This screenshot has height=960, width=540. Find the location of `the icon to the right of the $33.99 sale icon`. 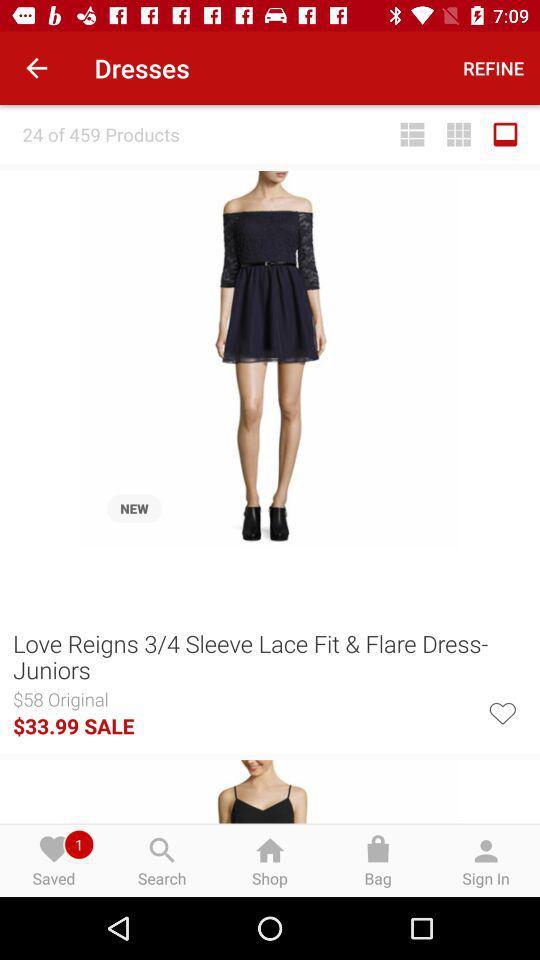

the icon to the right of the $33.99 sale icon is located at coordinates (501, 711).